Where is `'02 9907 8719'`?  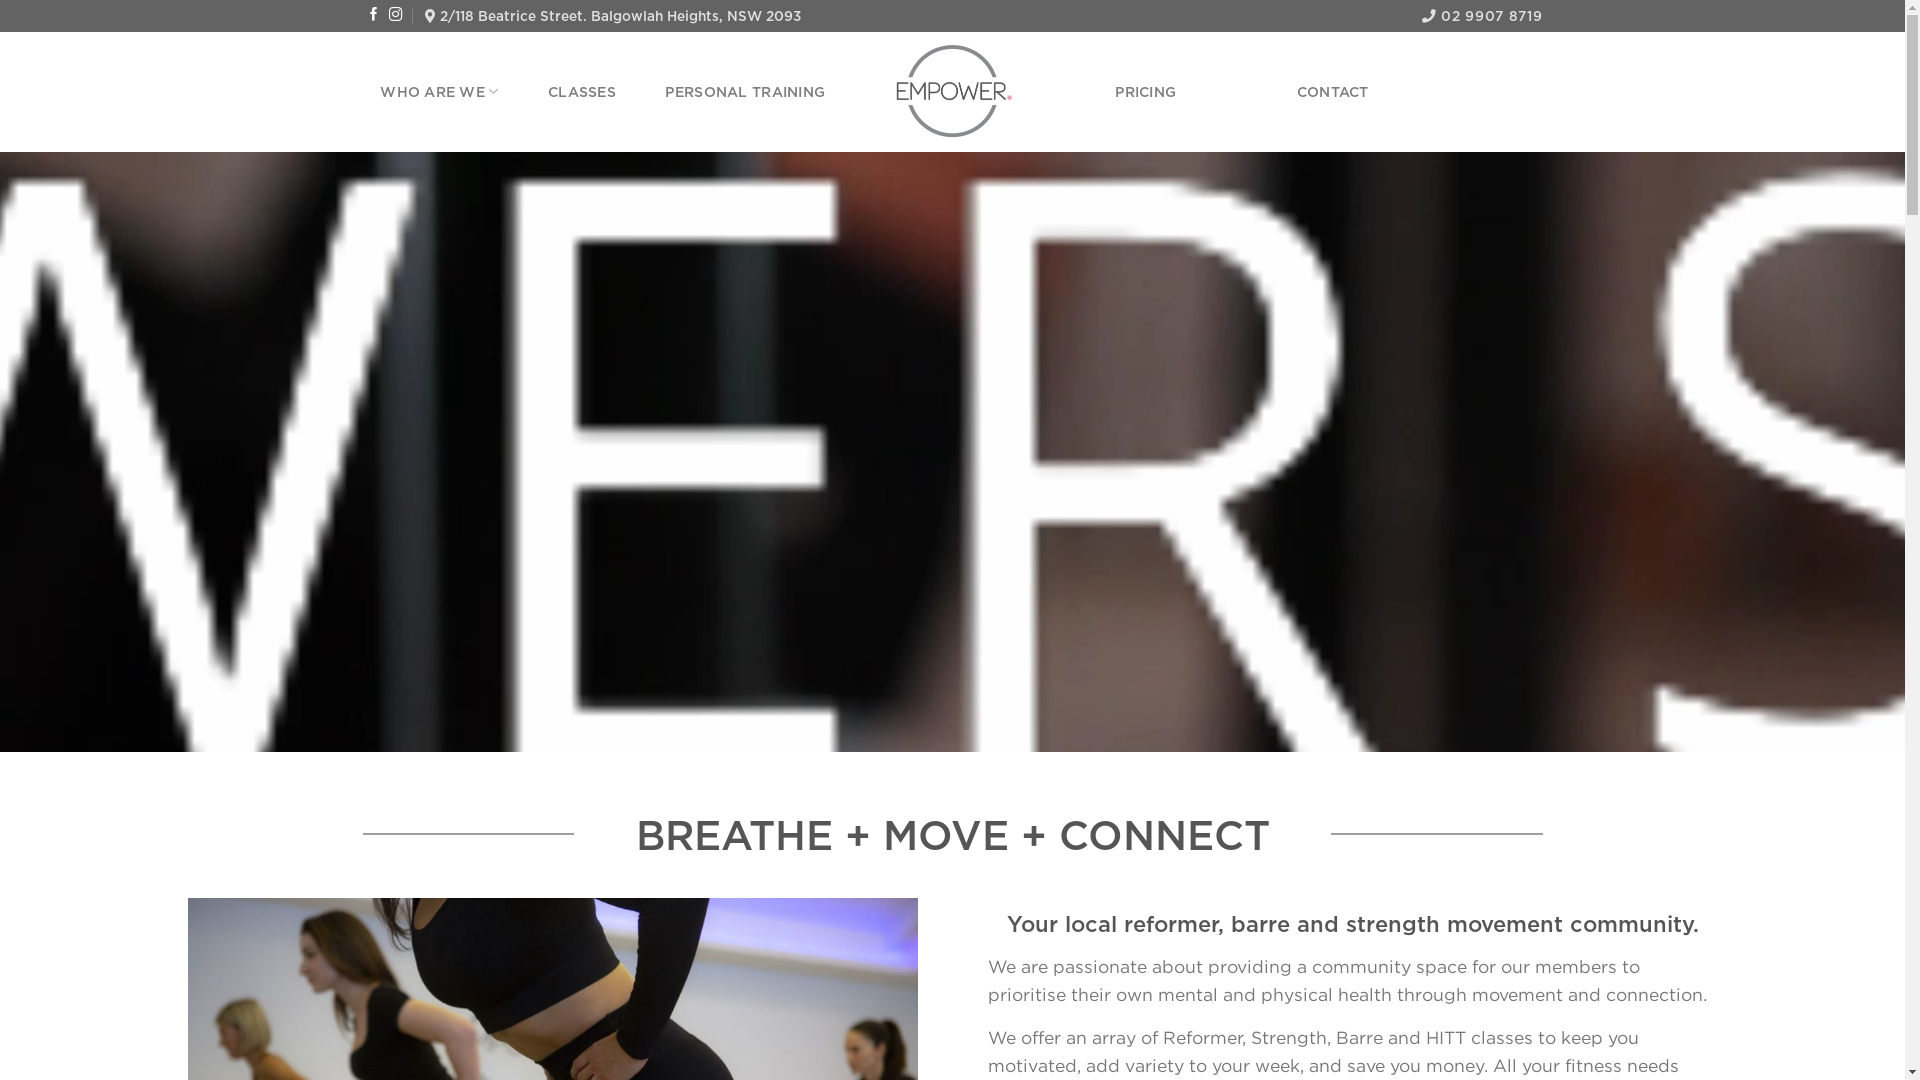 '02 9907 8719' is located at coordinates (1482, 15).